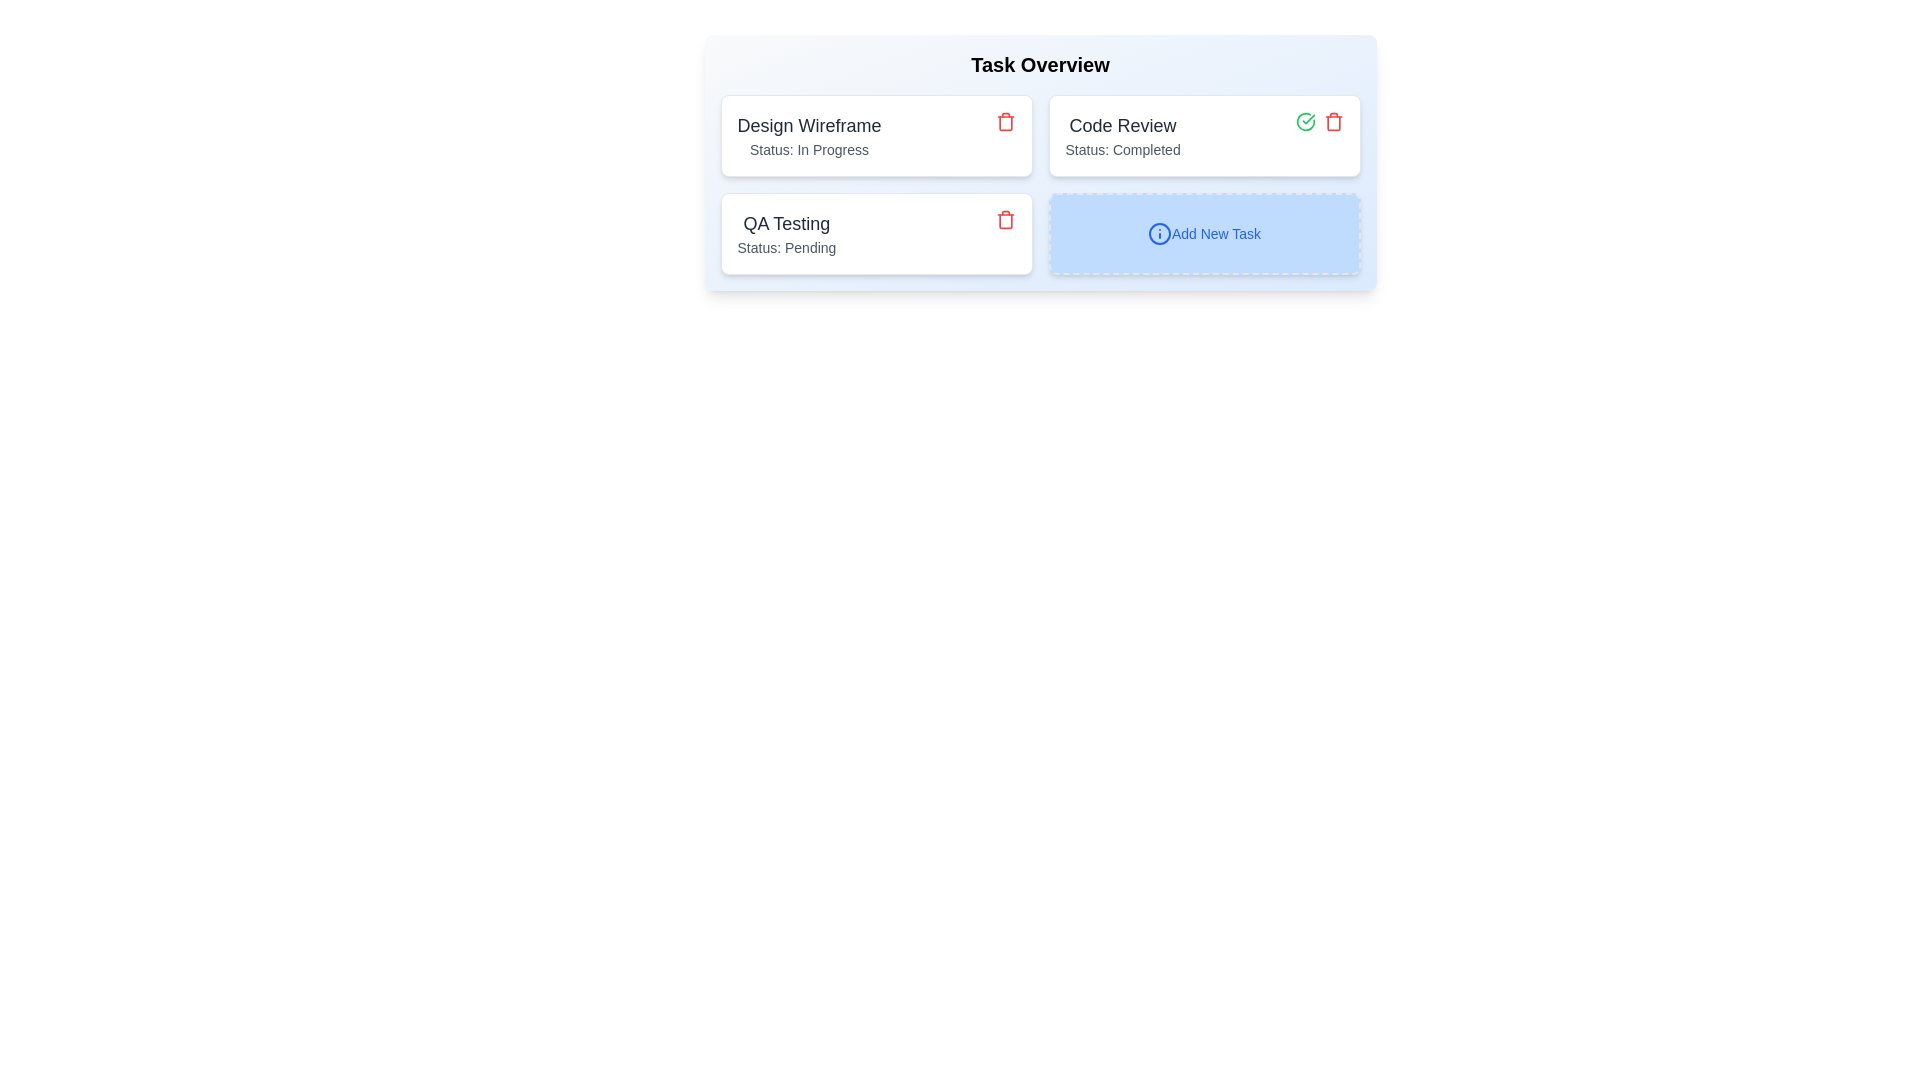  I want to click on the trash icon for the task titled 'QA Testing' to remove it, so click(1005, 219).